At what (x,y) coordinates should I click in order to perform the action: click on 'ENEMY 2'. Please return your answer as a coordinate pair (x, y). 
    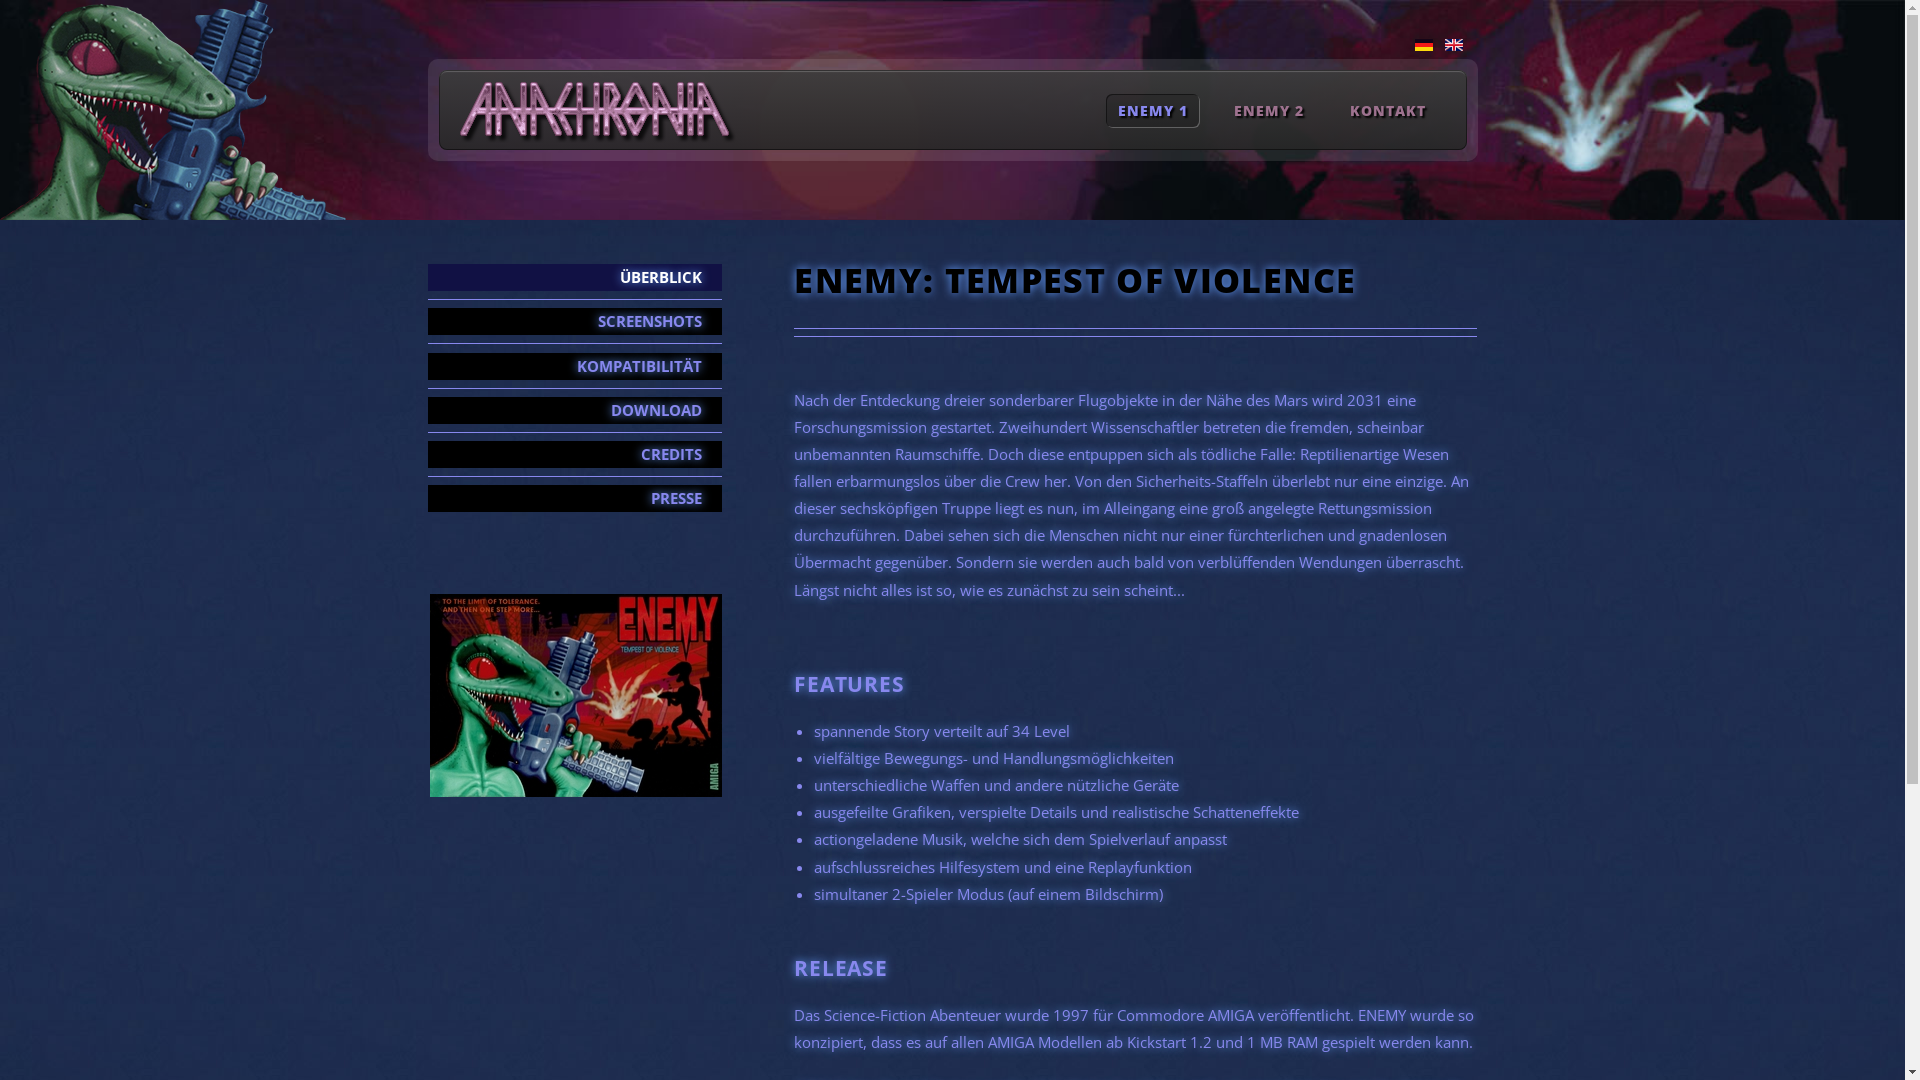
    Looking at the image, I should click on (1222, 110).